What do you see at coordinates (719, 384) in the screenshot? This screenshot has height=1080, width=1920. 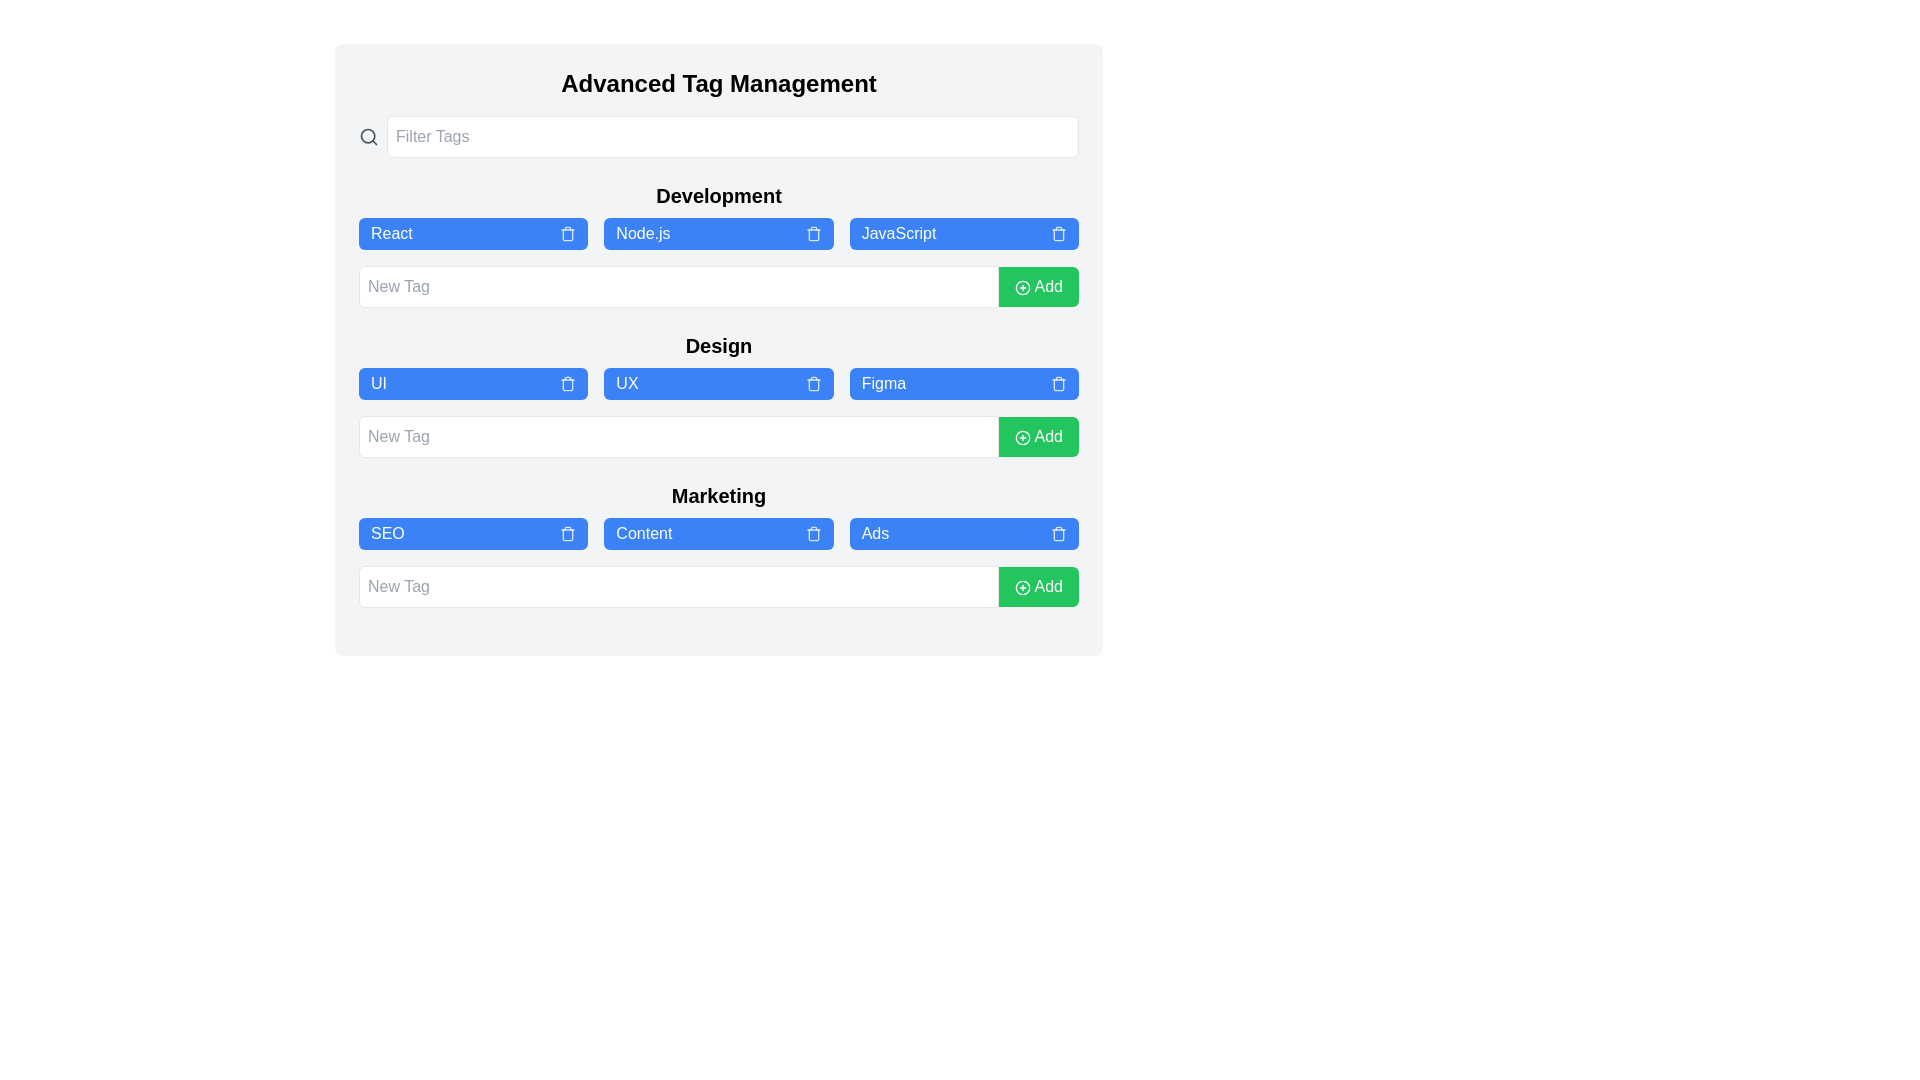 I see `the 'UX' button located in the 'Design' row` at bounding box center [719, 384].